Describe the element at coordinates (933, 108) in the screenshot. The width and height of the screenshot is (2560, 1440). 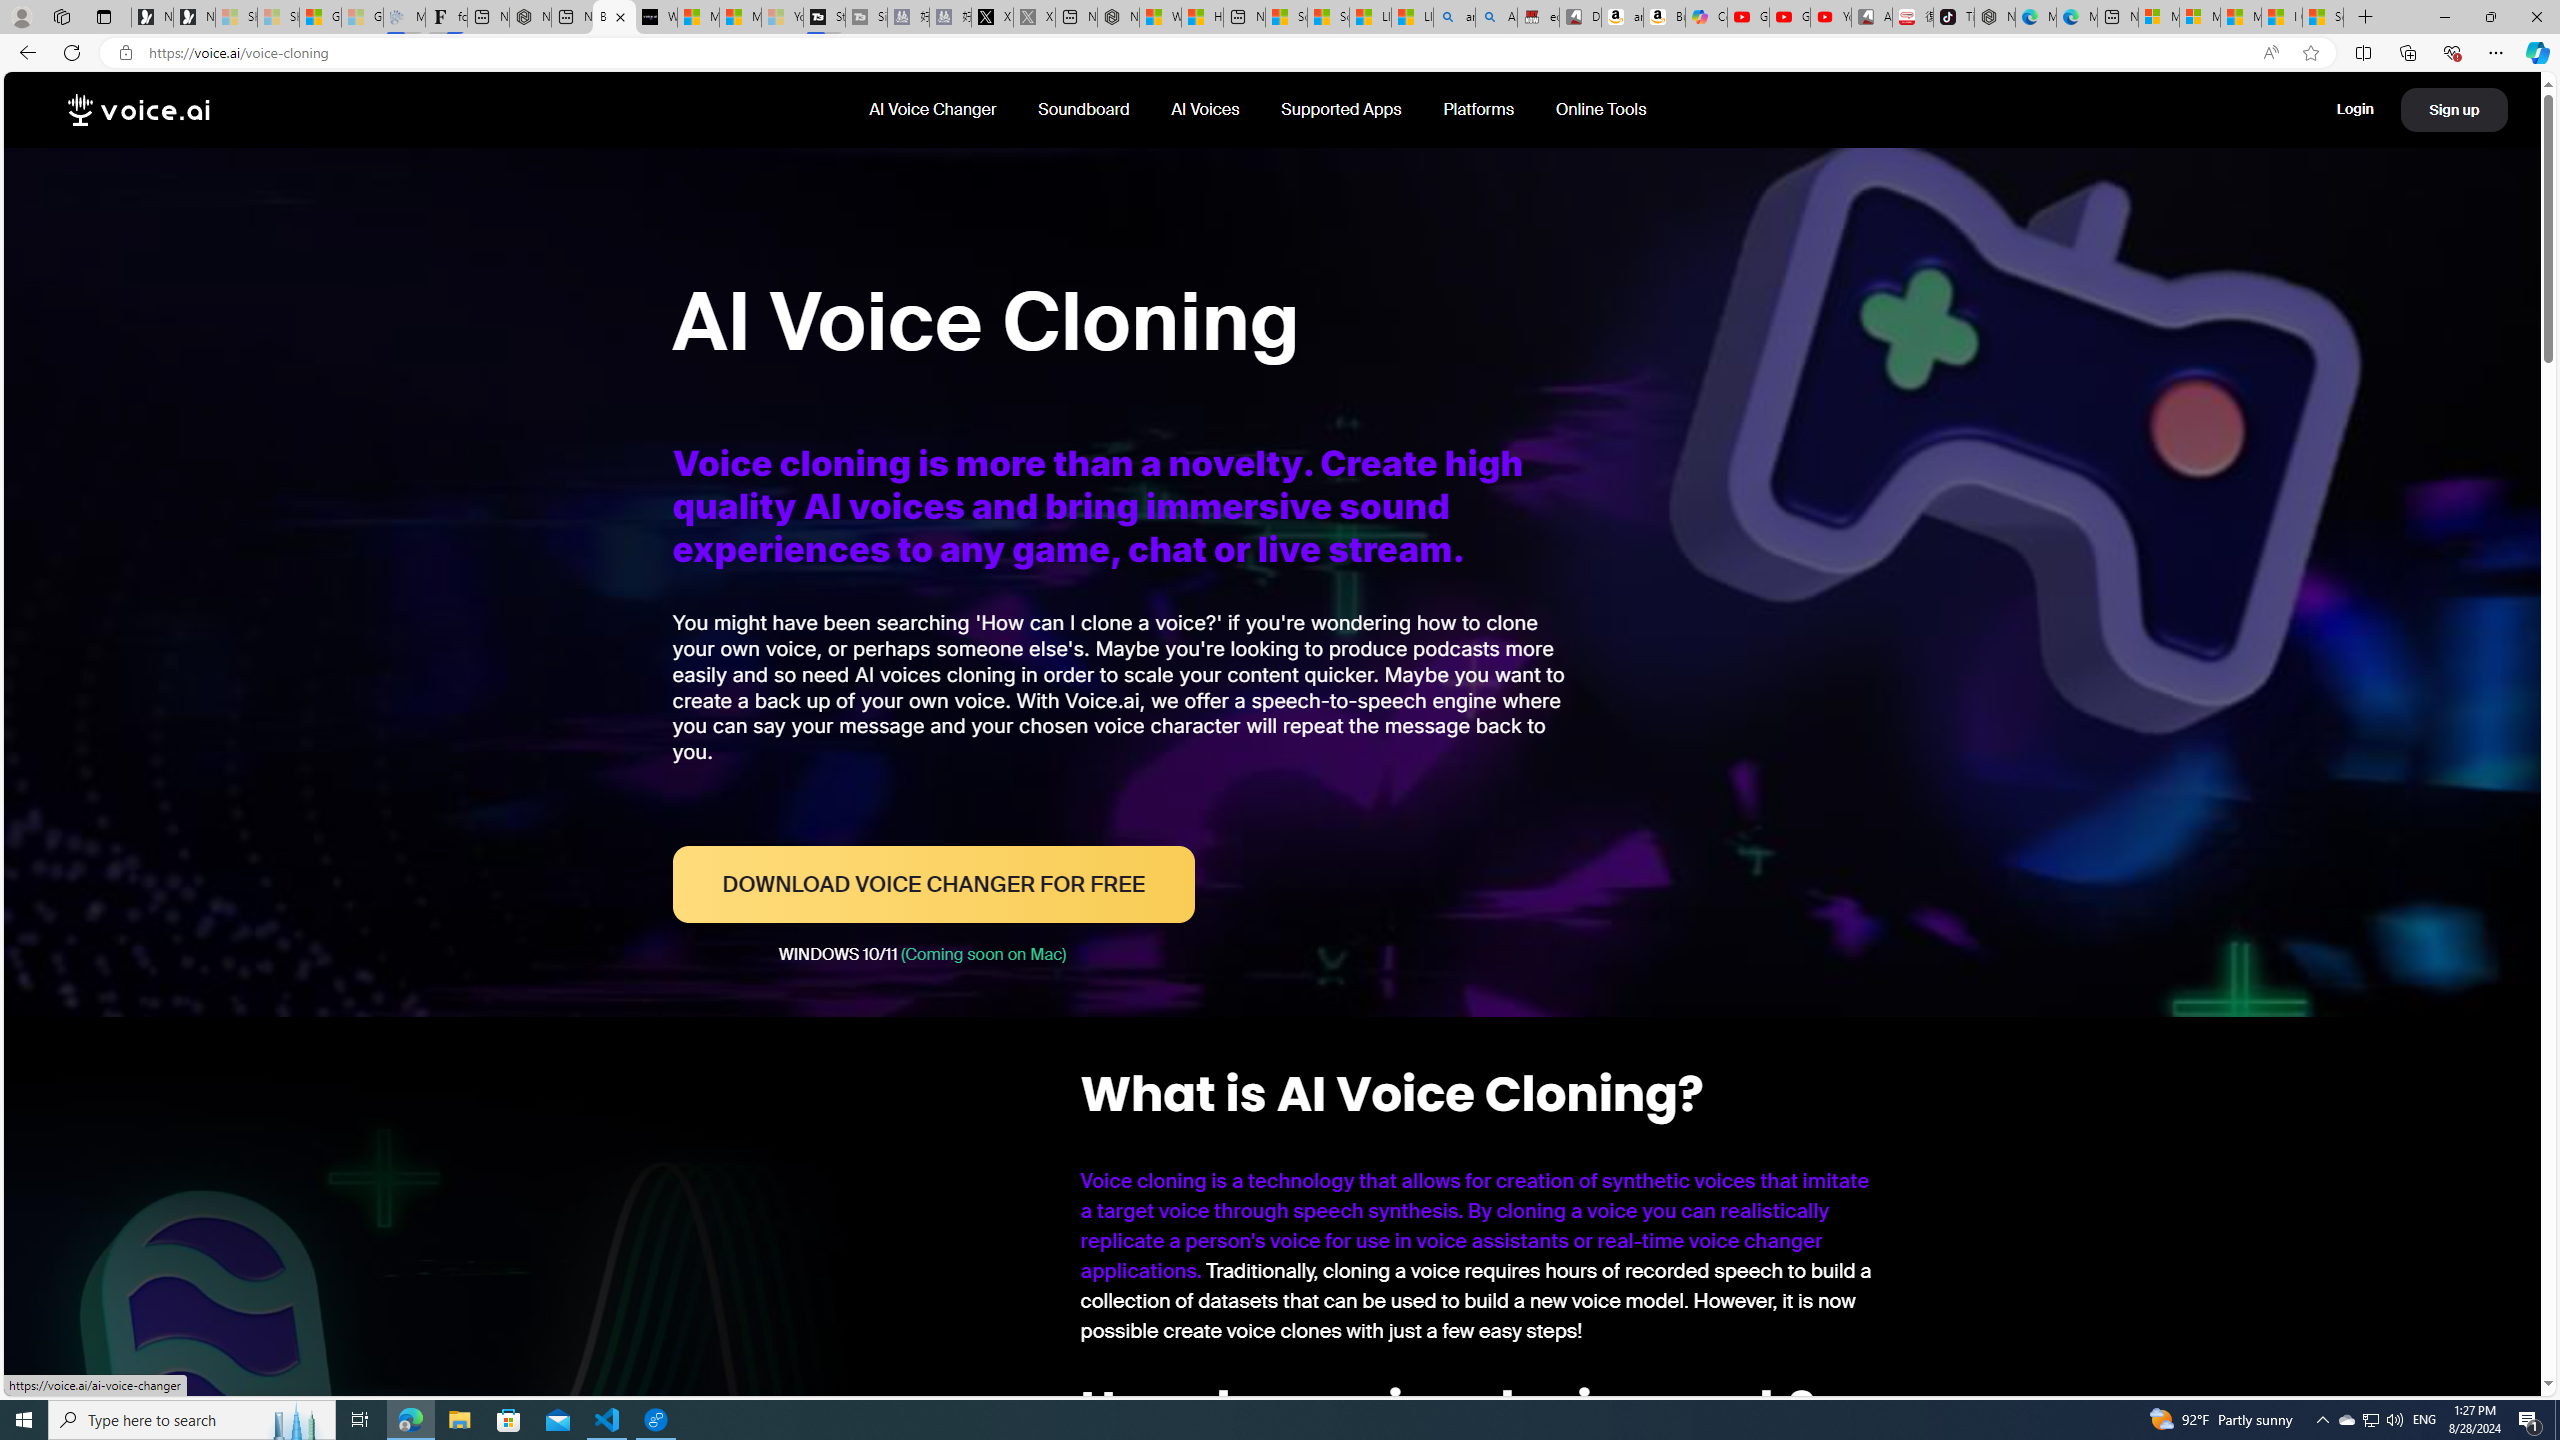
I see `'AI Voice Changer '` at that location.